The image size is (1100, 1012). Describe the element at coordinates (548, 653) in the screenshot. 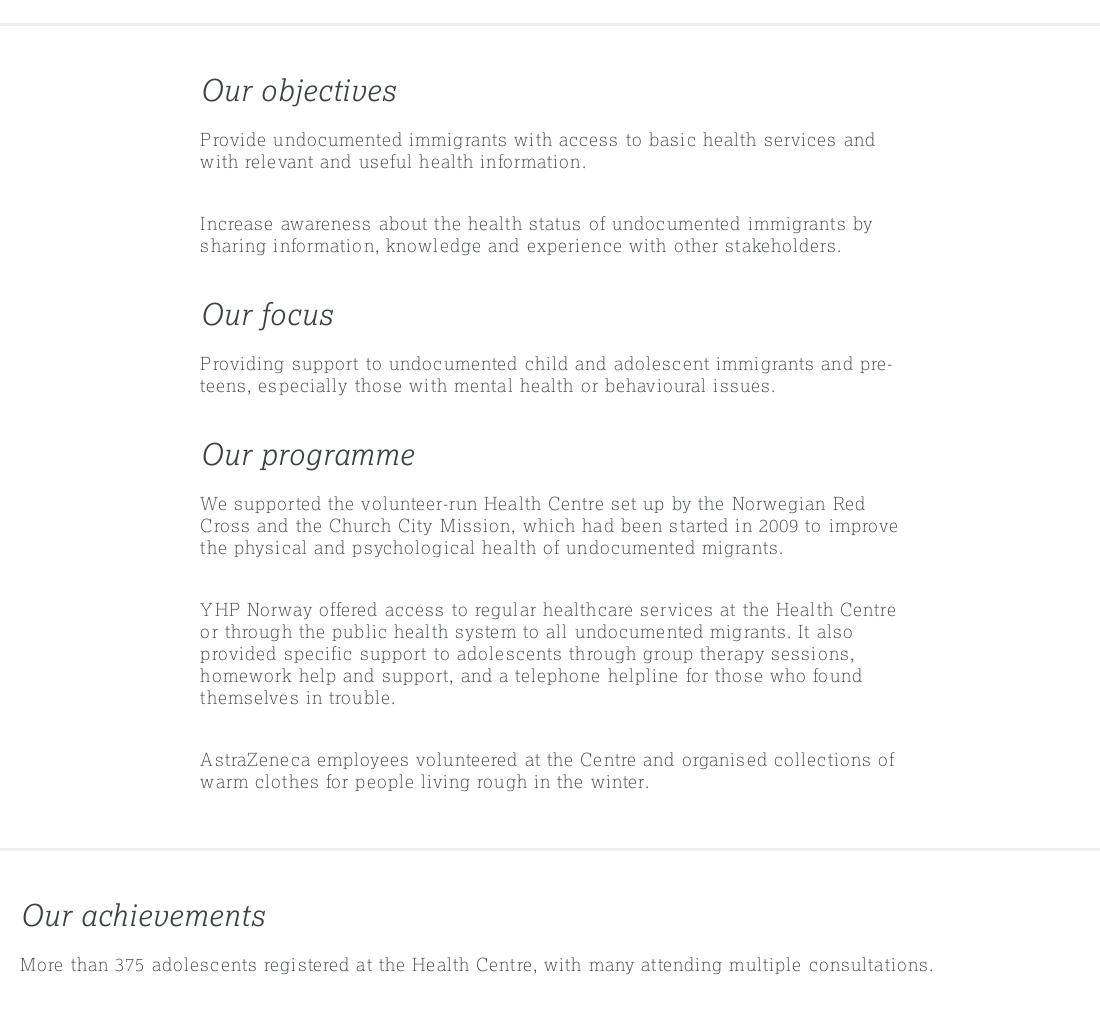

I see `'YHP Norway offered access to regular healthcare services at the Health Centre or through the public health system to all undocumented migrants. It also provided specific support to adolescents through group therapy sessions, homework help and support, and a telephone helpline for those who found themselves in trouble.'` at that location.